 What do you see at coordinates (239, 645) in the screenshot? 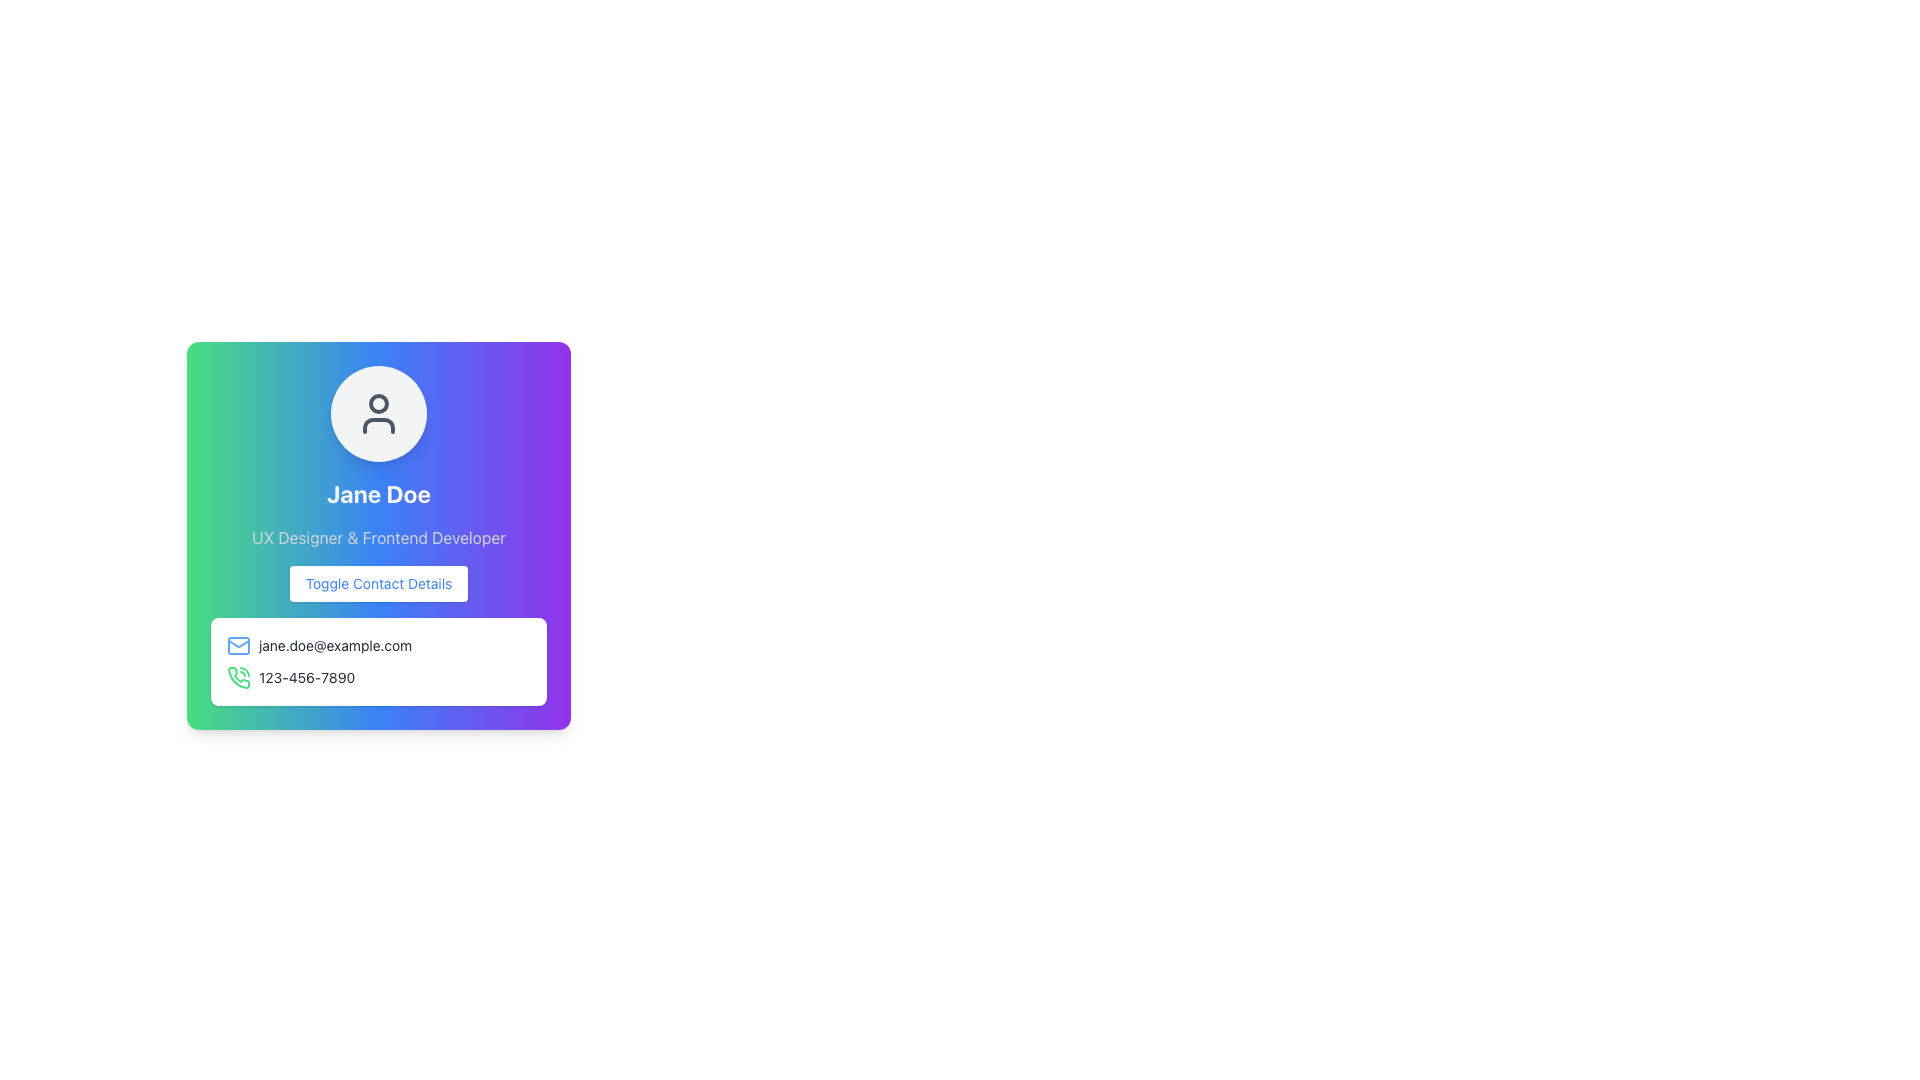
I see `the envelope icon representing an email, which is positioned to the left of the text 'jane.doe@example.com' in the contact information section of the user's profile card` at bounding box center [239, 645].